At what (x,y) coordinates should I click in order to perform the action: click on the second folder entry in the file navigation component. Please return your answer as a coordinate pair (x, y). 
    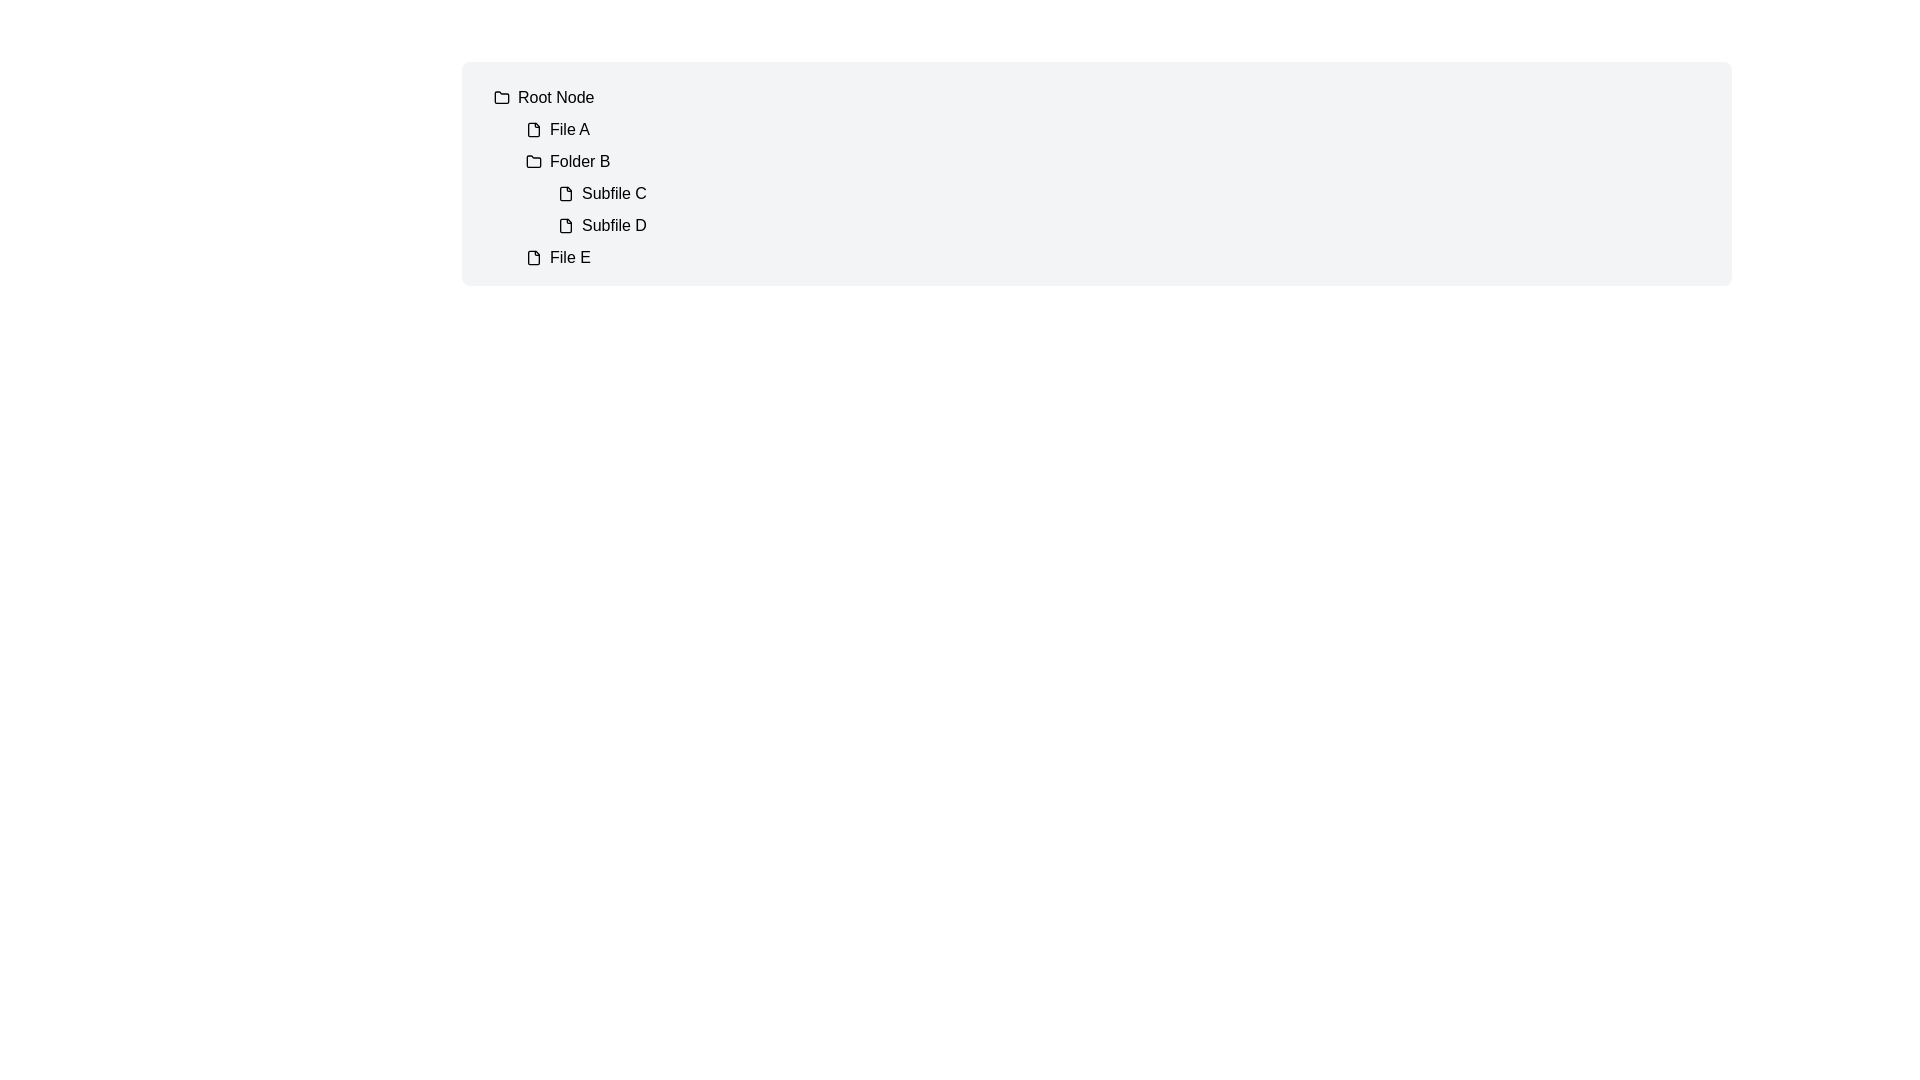
    Looking at the image, I should click on (1121, 193).